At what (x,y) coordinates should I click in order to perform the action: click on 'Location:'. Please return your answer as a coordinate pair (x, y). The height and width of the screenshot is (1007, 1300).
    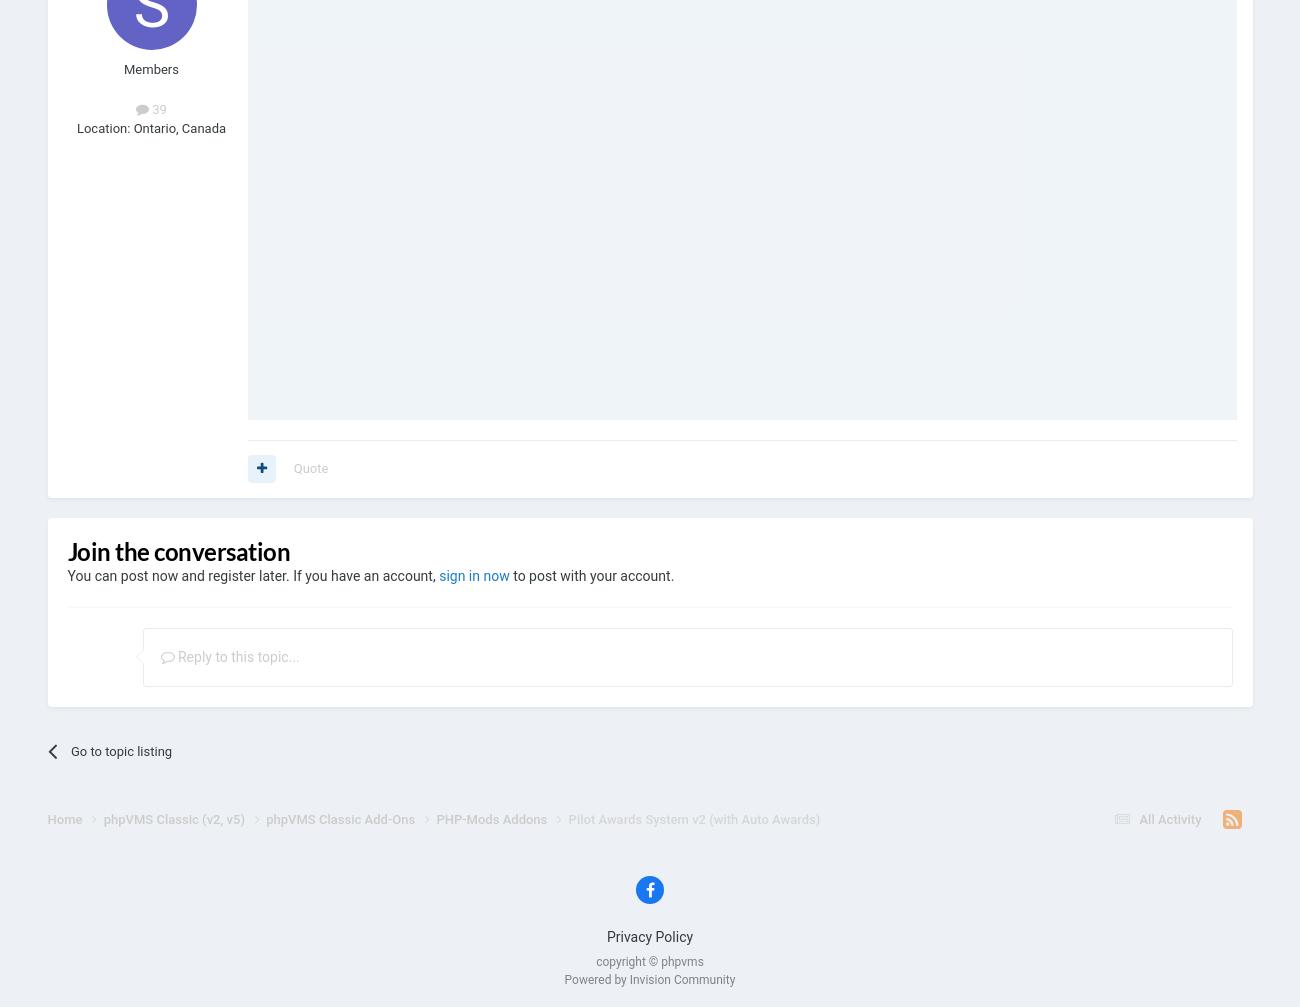
    Looking at the image, I should click on (102, 128).